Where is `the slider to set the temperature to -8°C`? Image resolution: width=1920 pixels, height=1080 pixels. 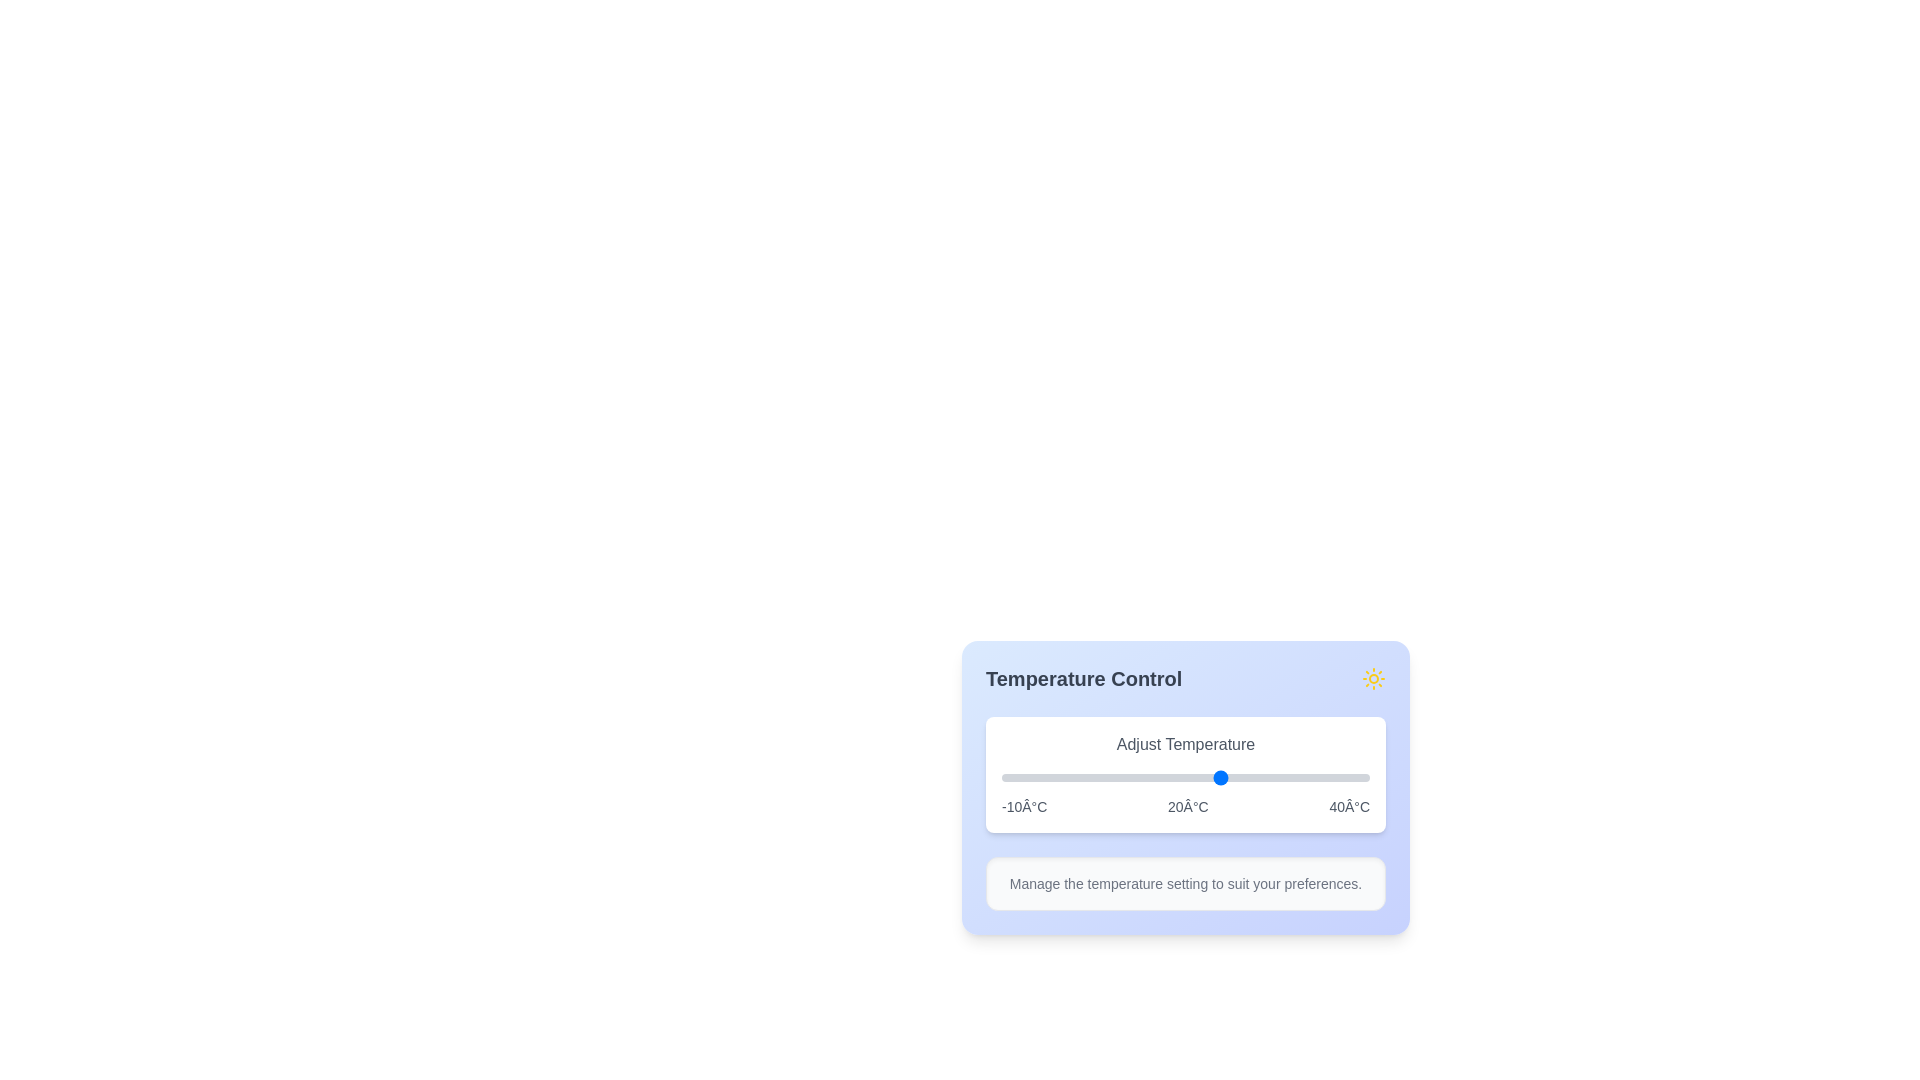
the slider to set the temperature to -8°C is located at coordinates (1016, 777).